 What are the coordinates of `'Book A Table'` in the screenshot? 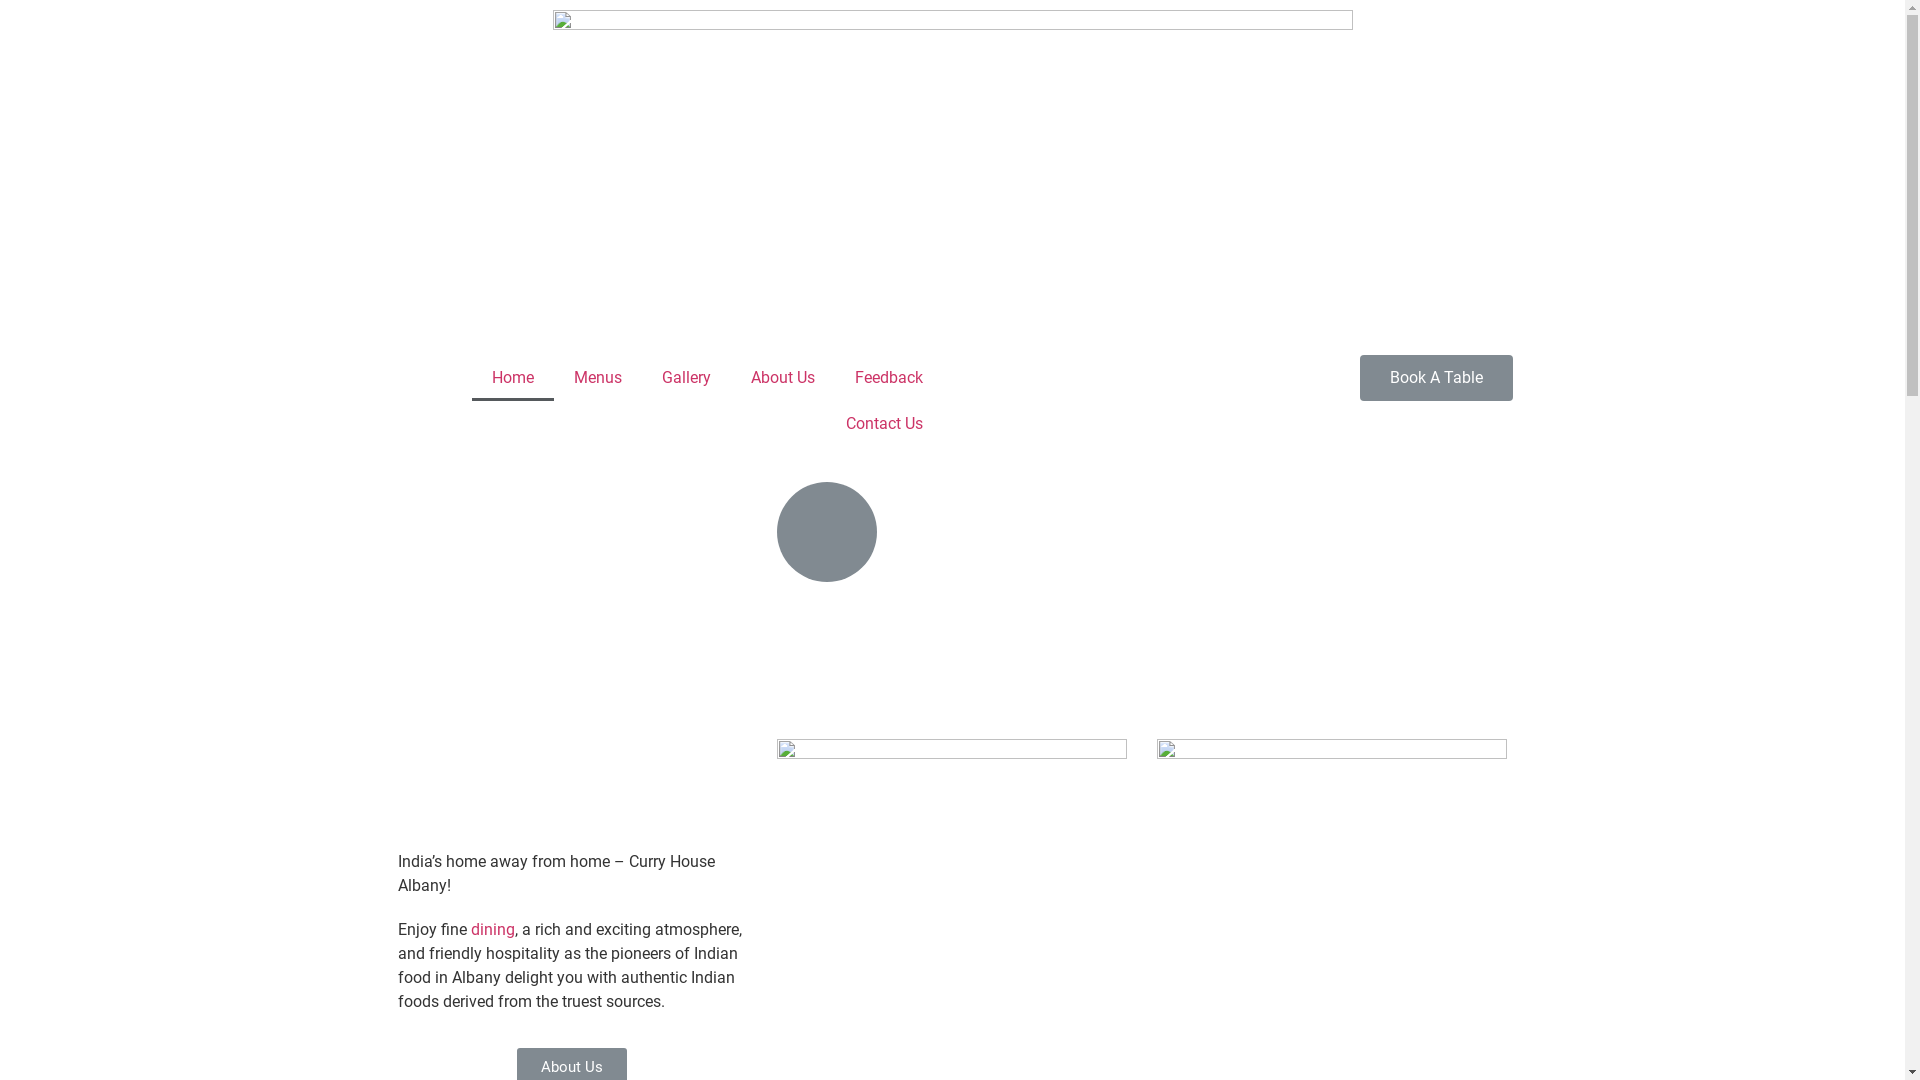 It's located at (1435, 378).